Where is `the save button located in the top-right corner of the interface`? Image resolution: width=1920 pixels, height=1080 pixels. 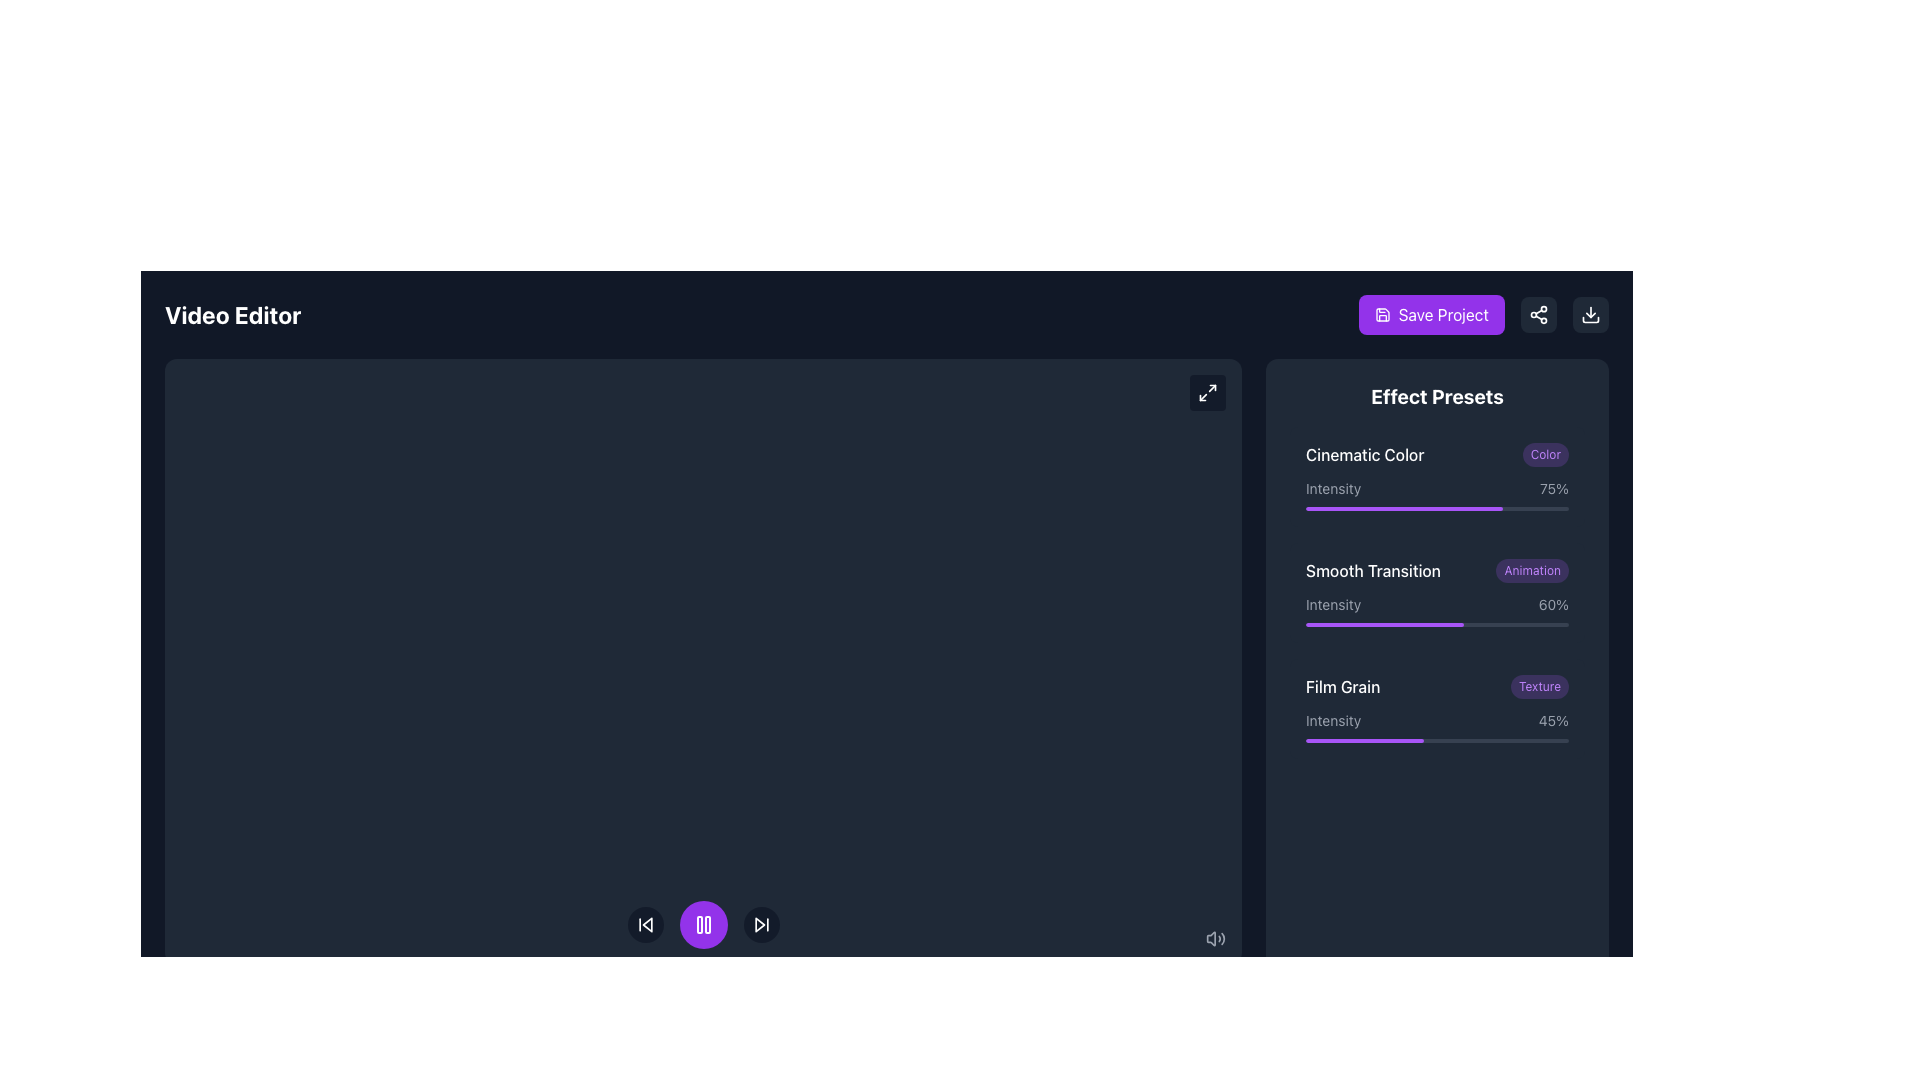
the save button located in the top-right corner of the interface is located at coordinates (1430, 315).